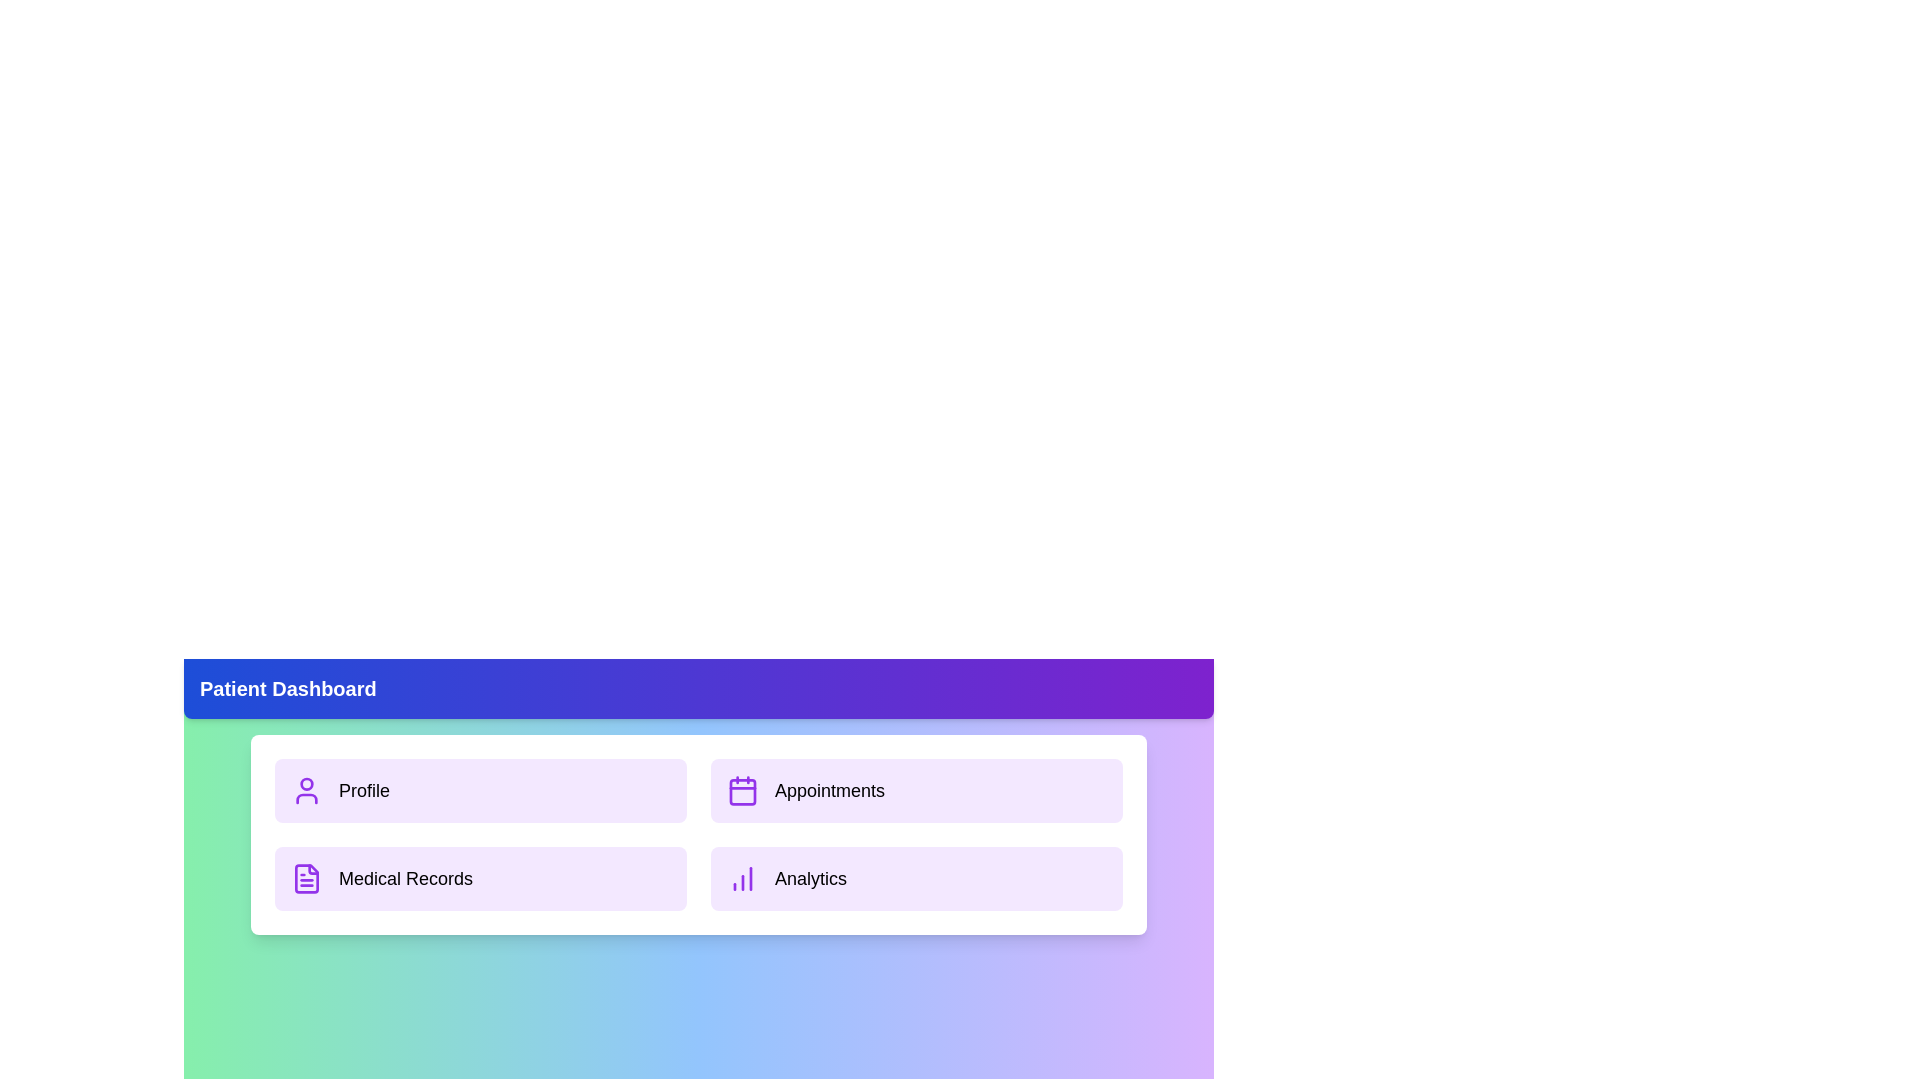 The width and height of the screenshot is (1920, 1080). What do you see at coordinates (915, 789) in the screenshot?
I see `the 'Appointments' section to navigate to the appointments page` at bounding box center [915, 789].